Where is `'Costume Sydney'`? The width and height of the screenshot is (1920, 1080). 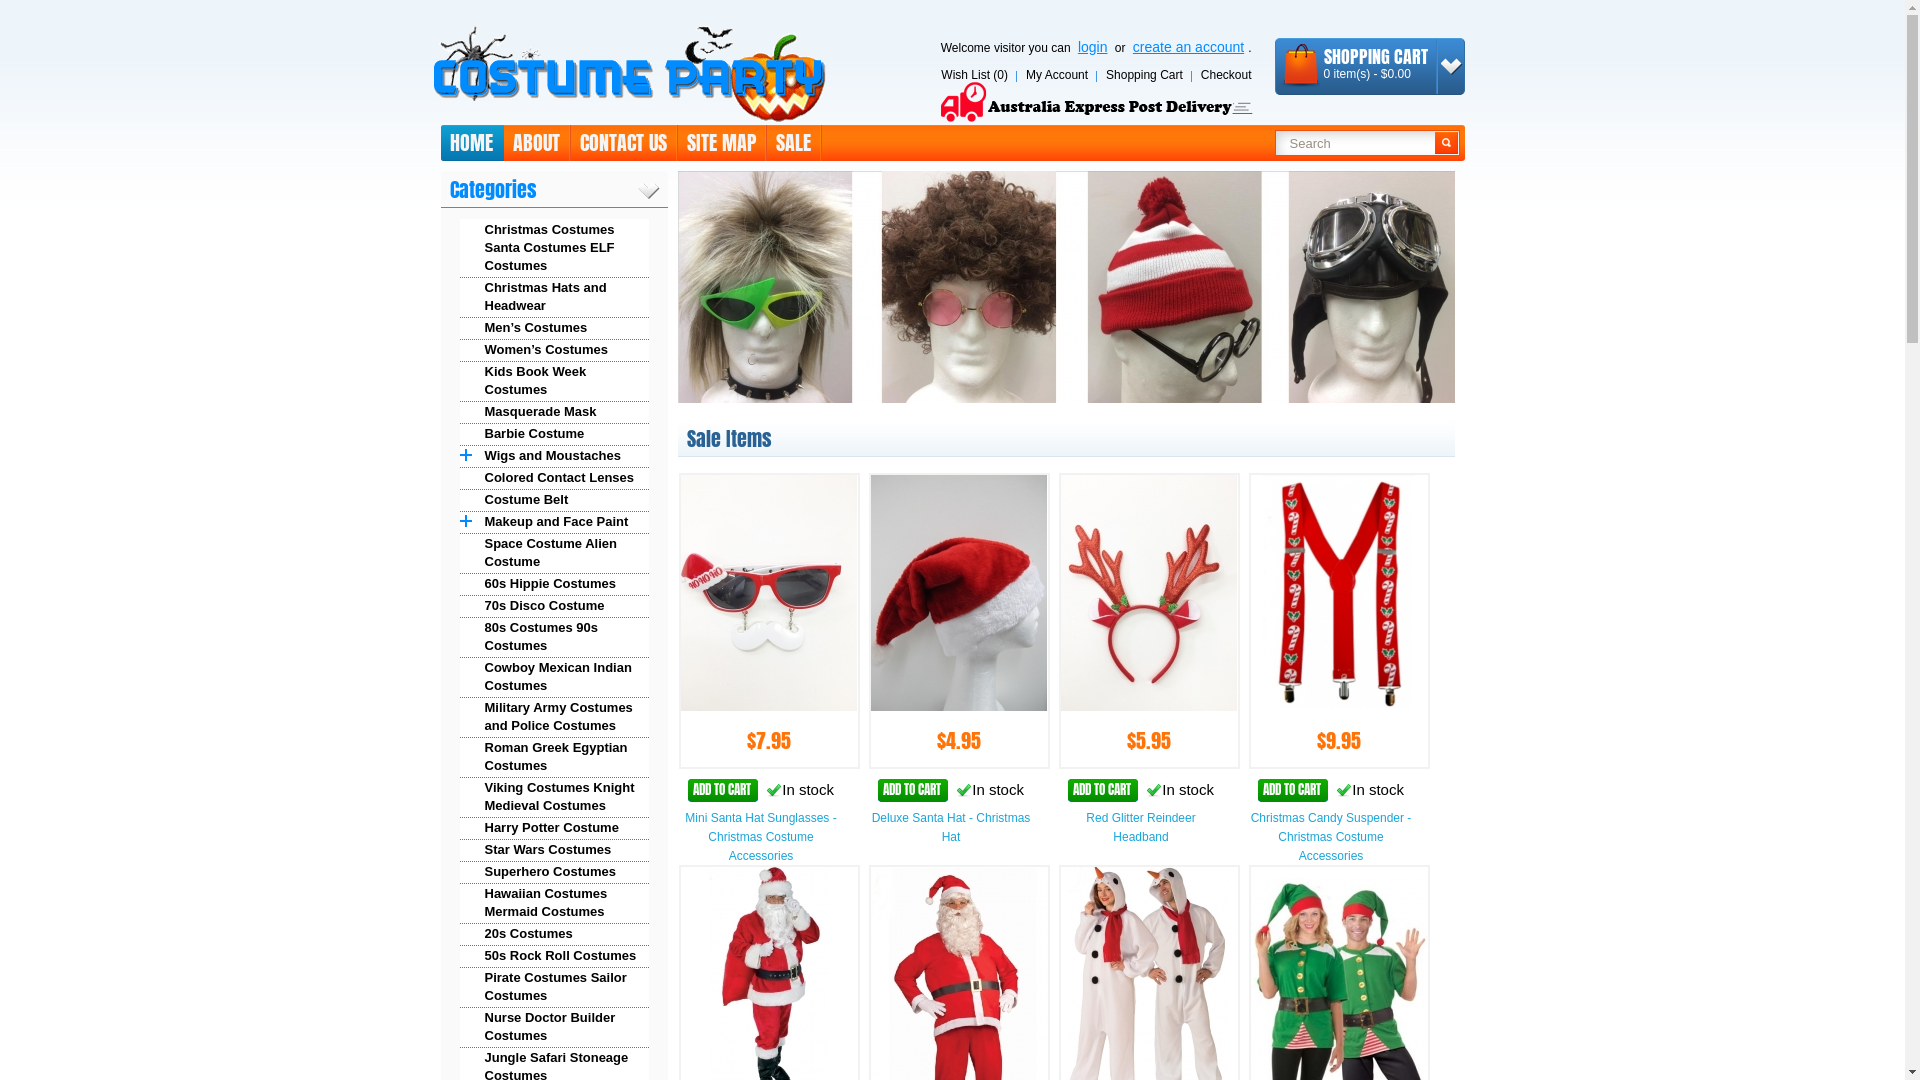
'Costume Sydney' is located at coordinates (627, 72).